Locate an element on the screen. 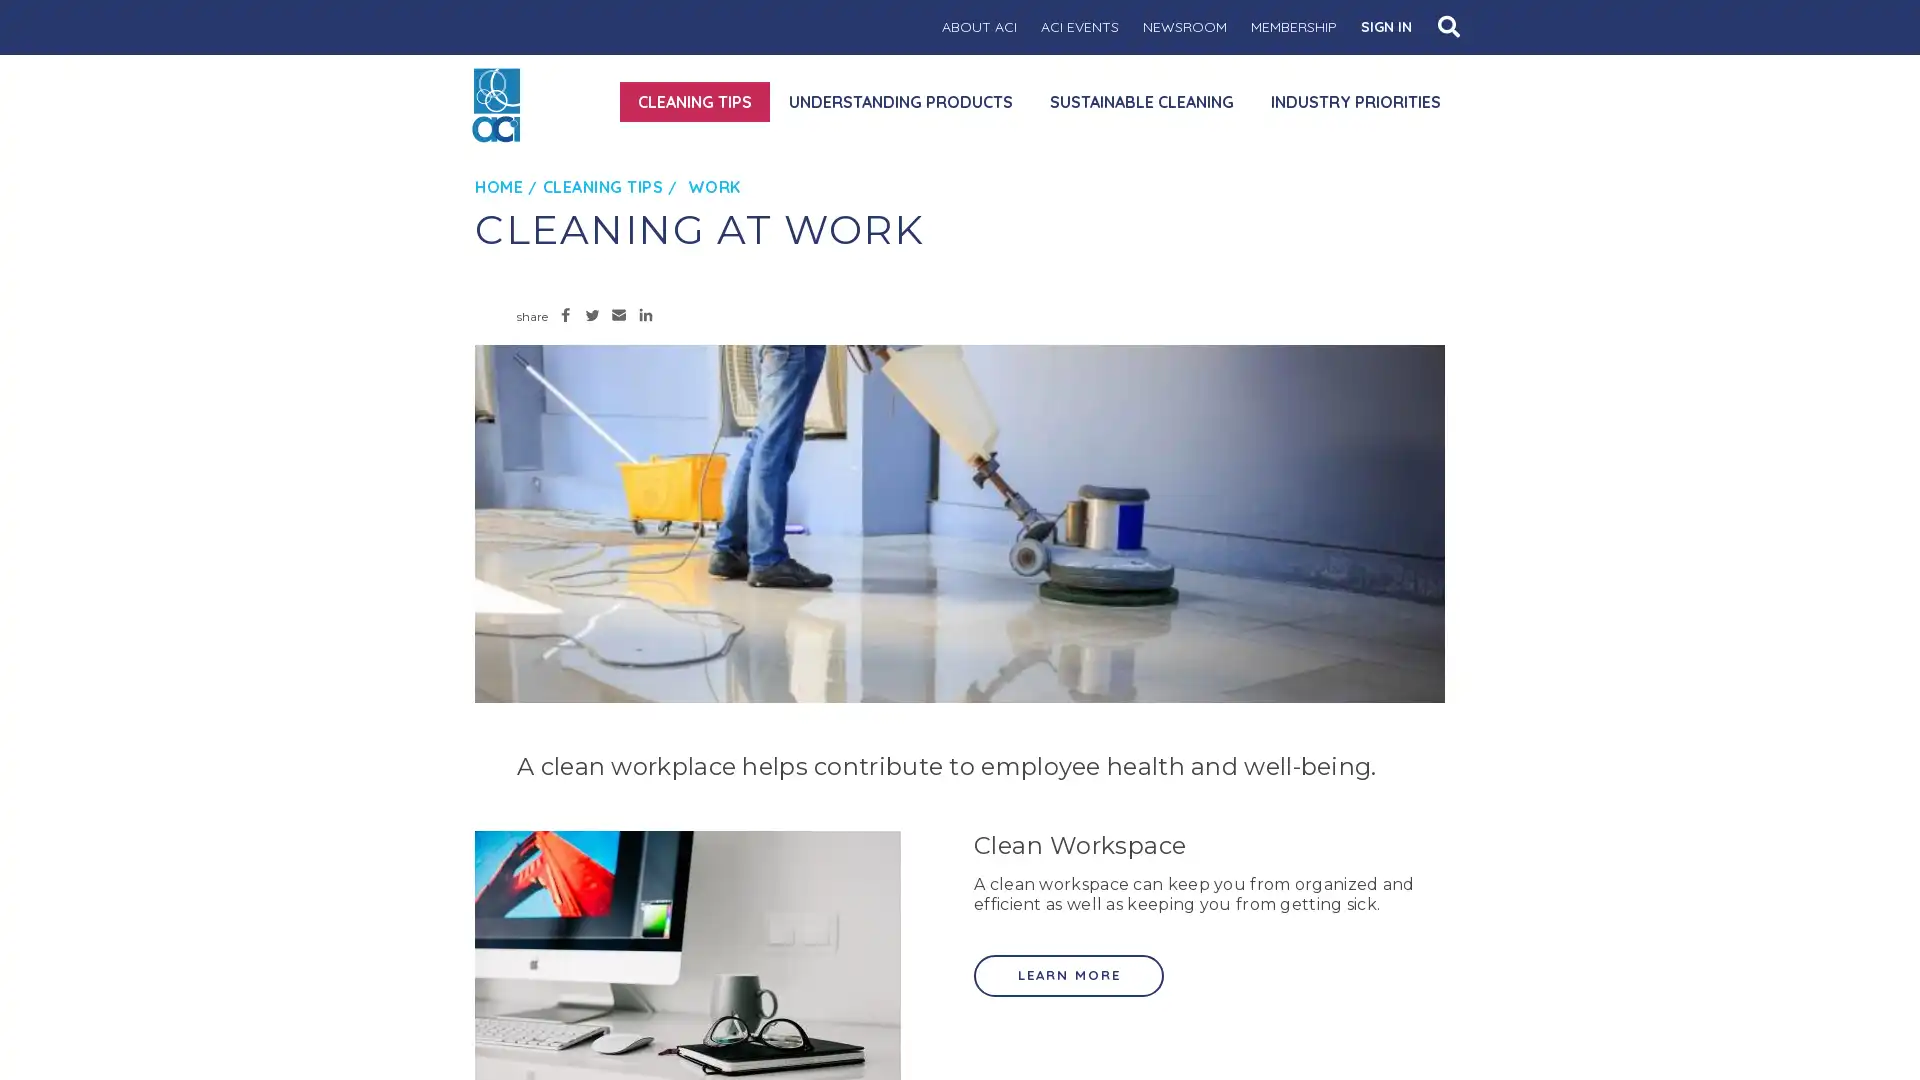  Share to Facebook is located at coordinates (564, 315).